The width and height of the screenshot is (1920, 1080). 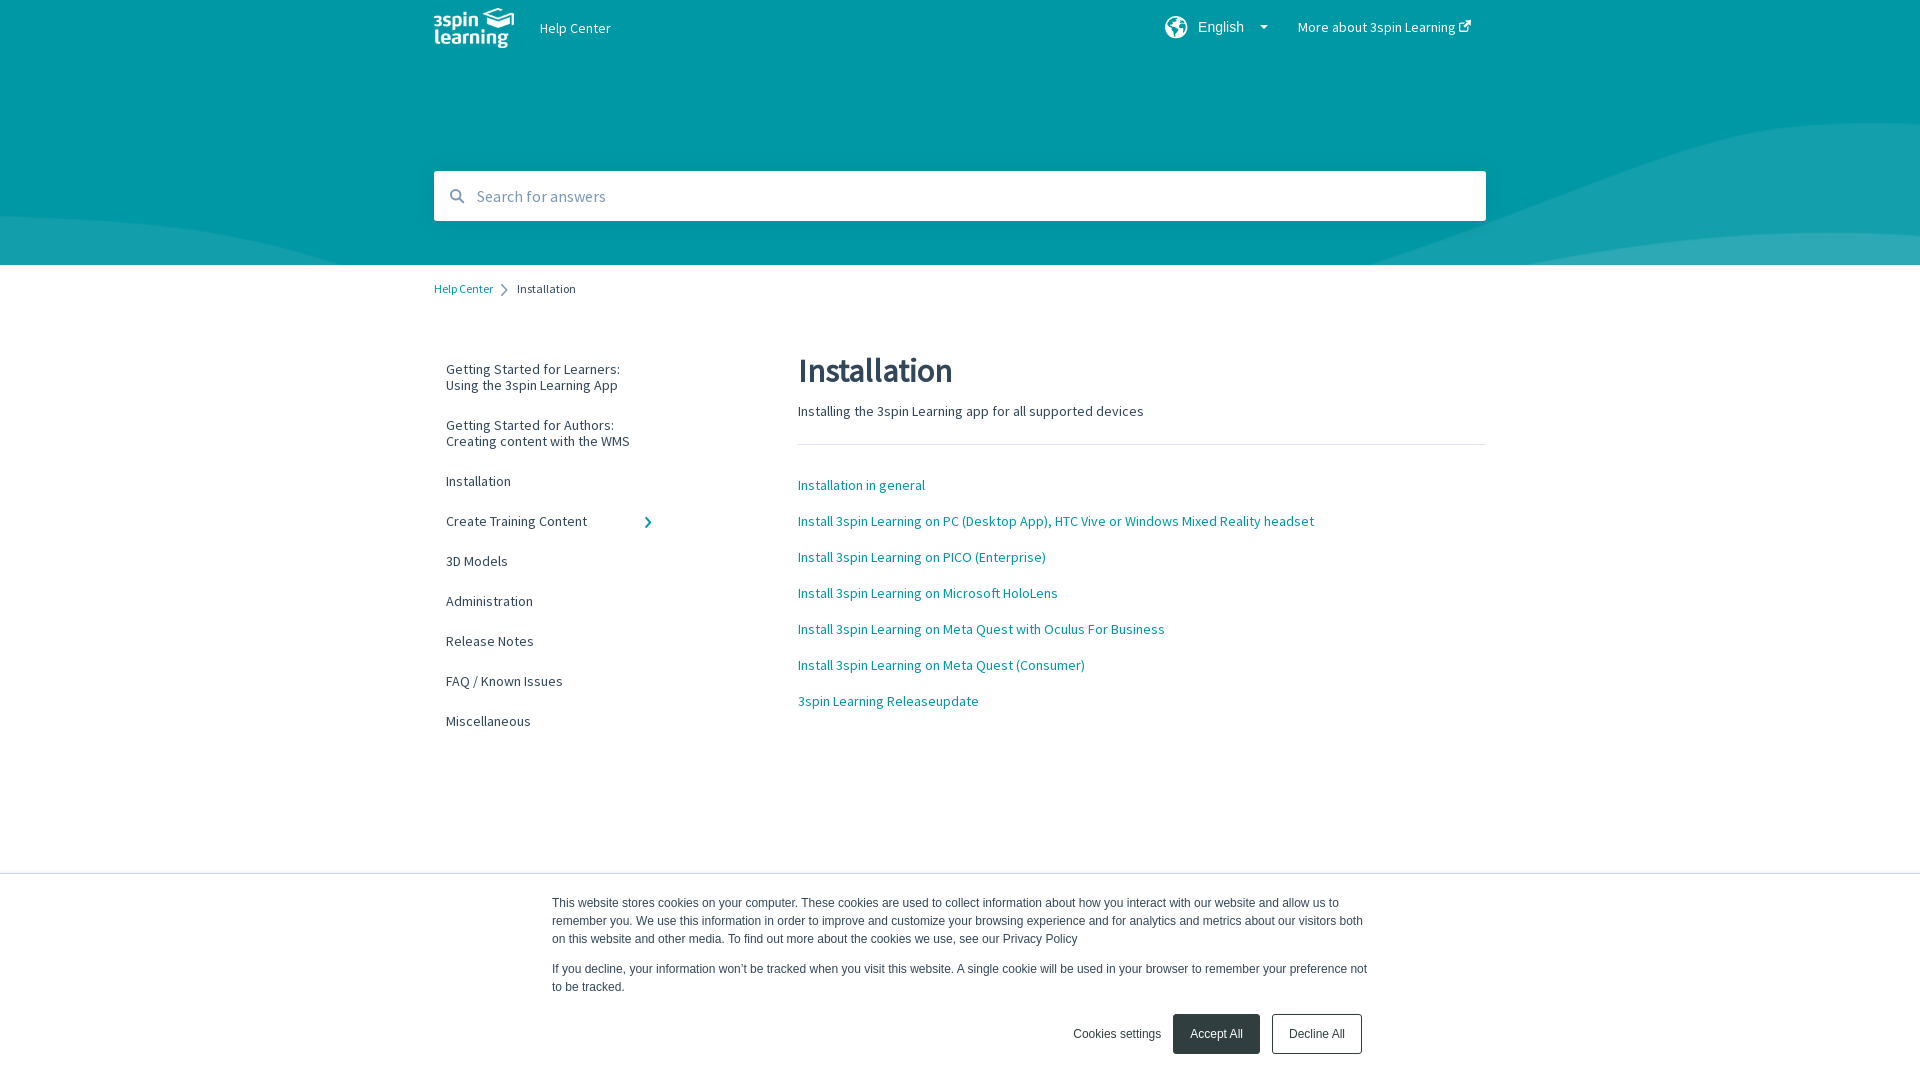 I want to click on 'Accept All', so click(x=1215, y=1033).